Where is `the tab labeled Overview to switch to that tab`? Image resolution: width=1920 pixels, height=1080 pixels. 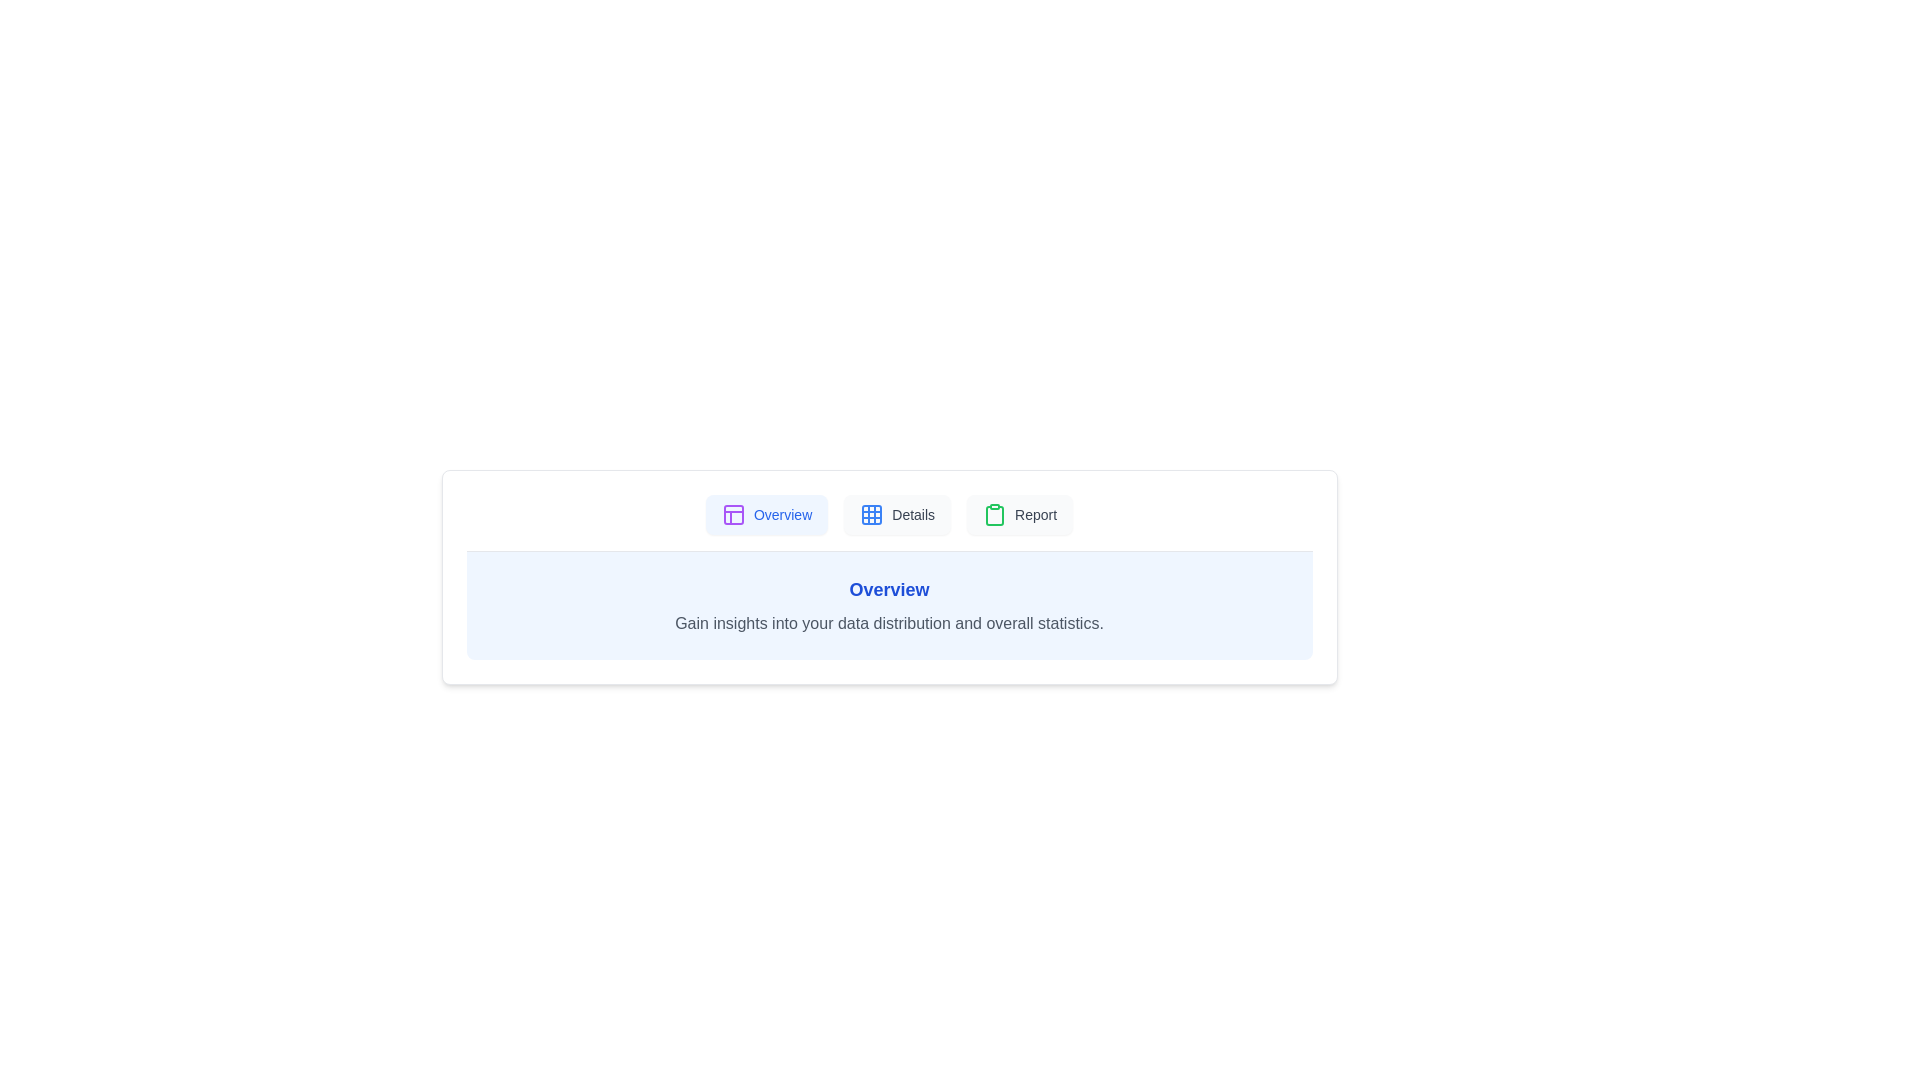 the tab labeled Overview to switch to that tab is located at coordinates (766, 514).